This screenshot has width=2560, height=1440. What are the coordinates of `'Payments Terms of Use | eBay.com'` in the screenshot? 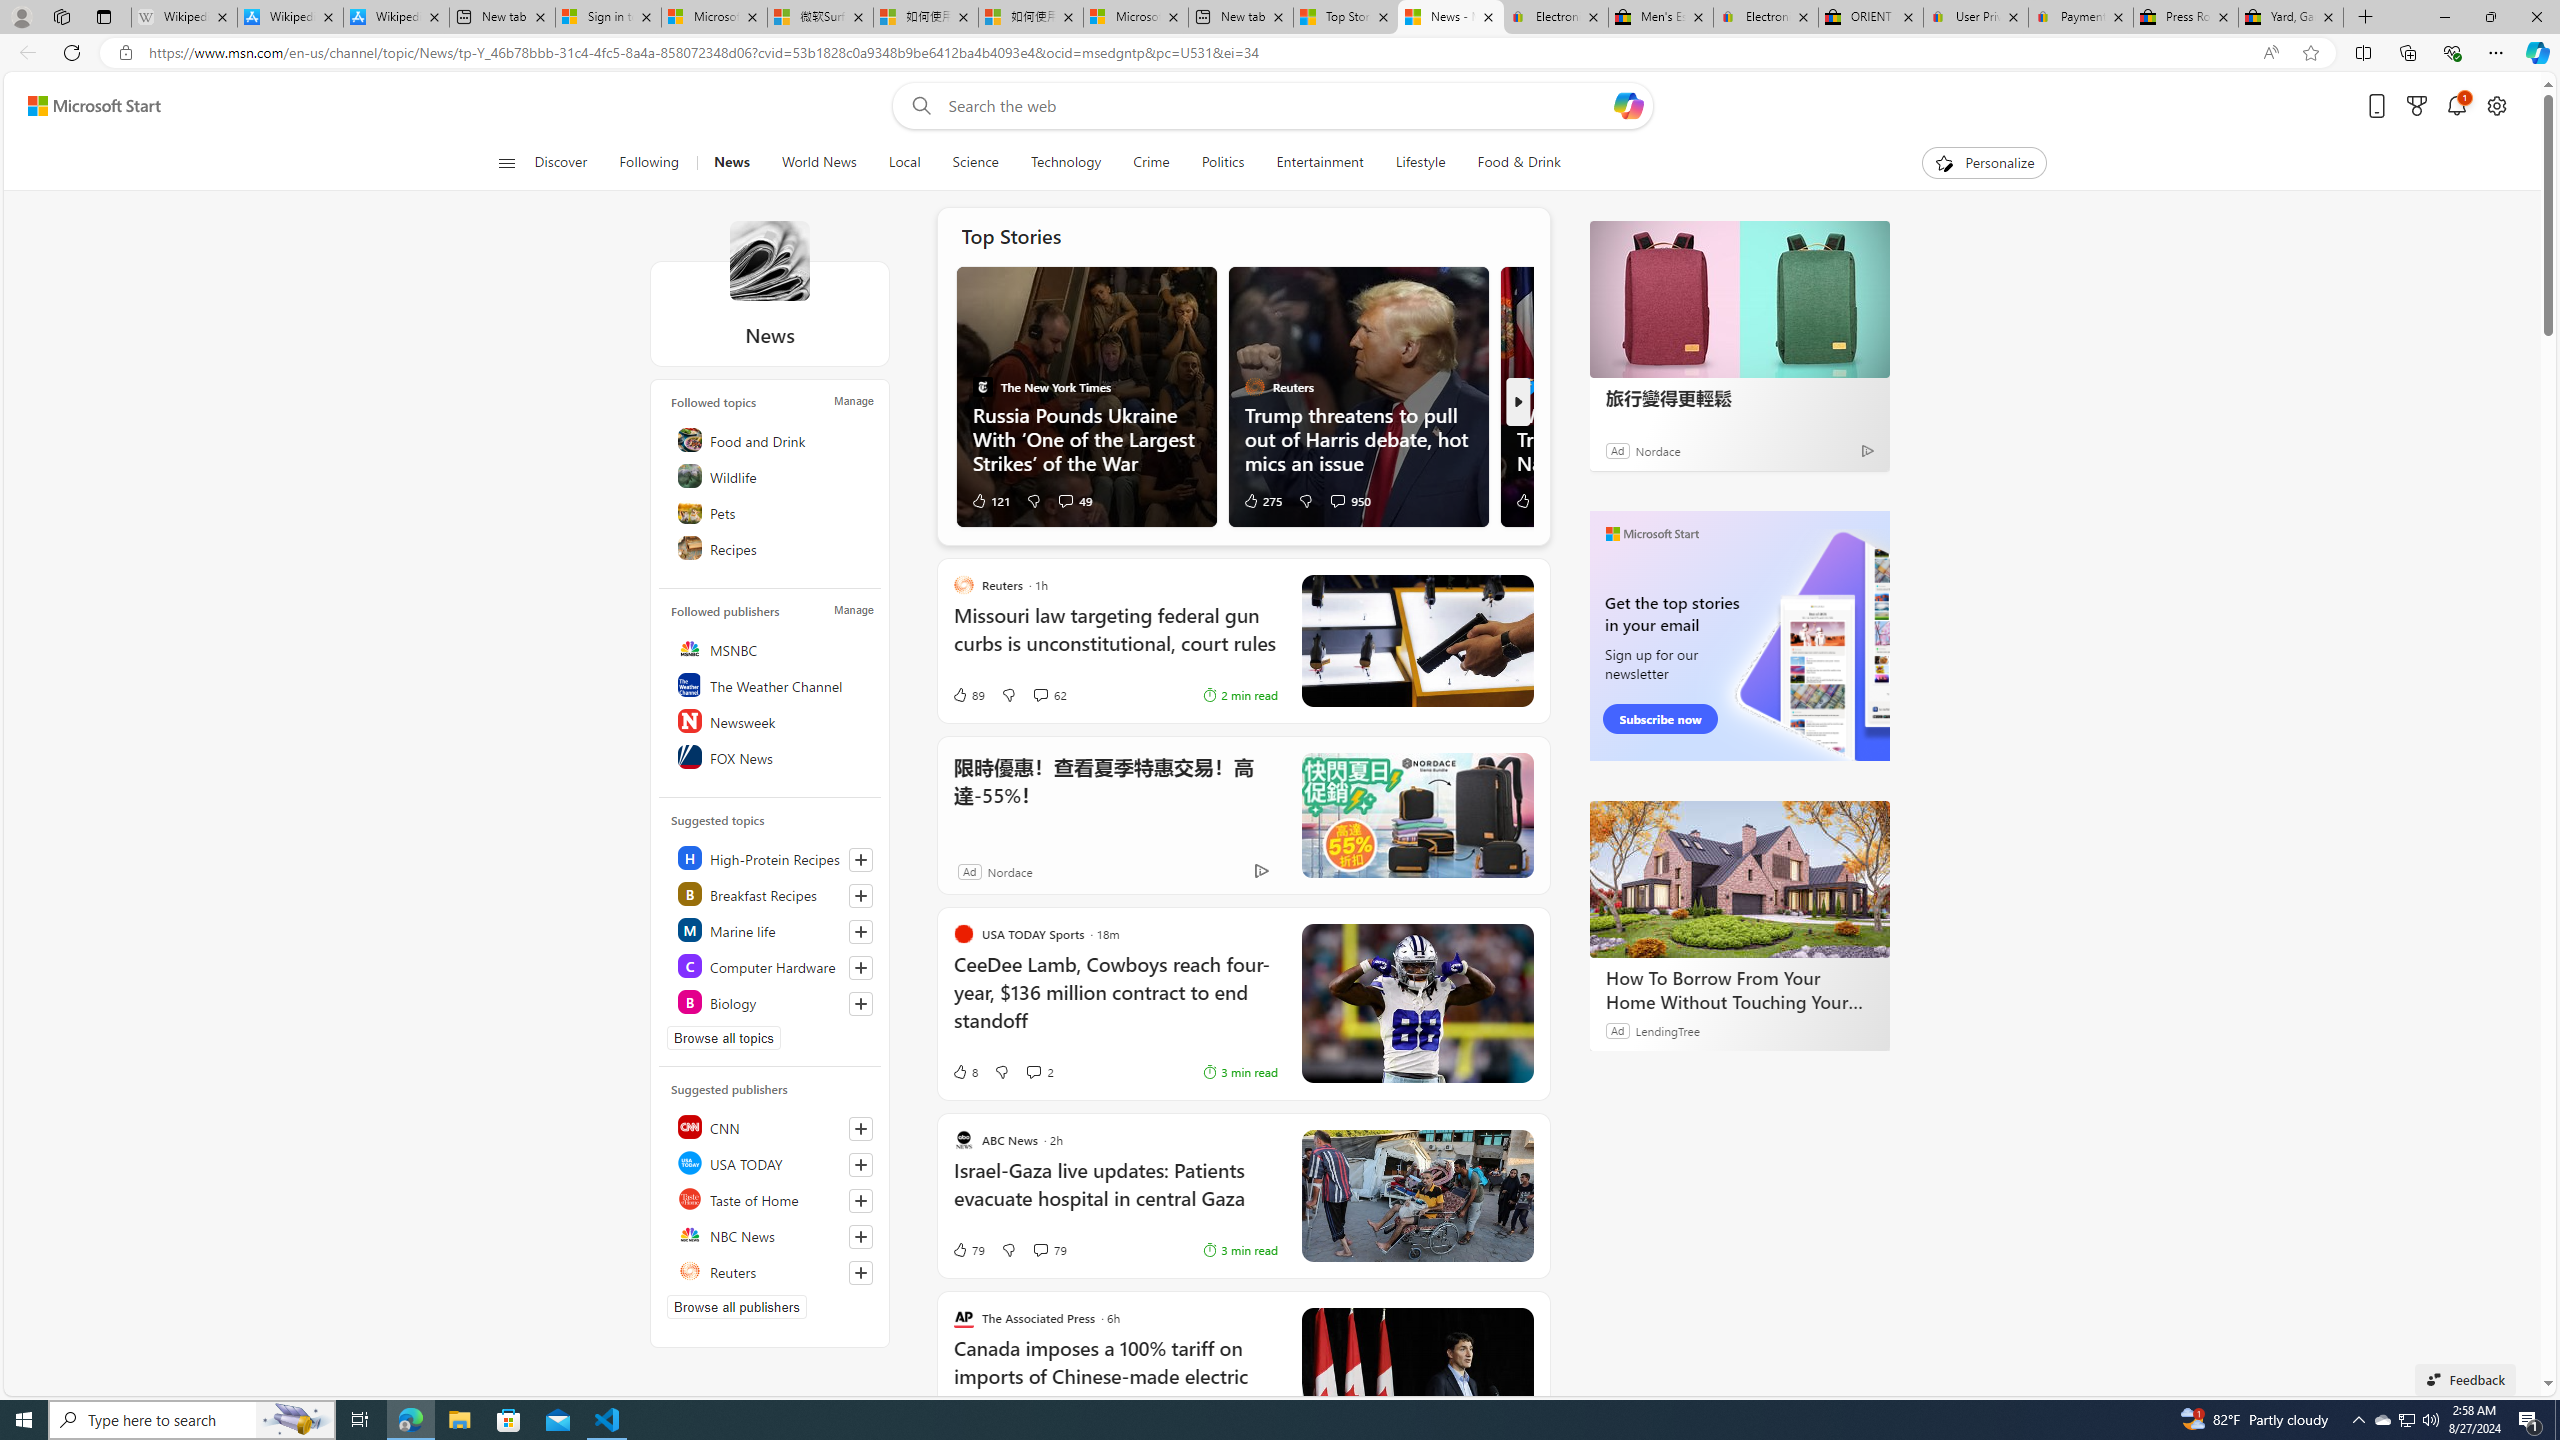 It's located at (2080, 16).